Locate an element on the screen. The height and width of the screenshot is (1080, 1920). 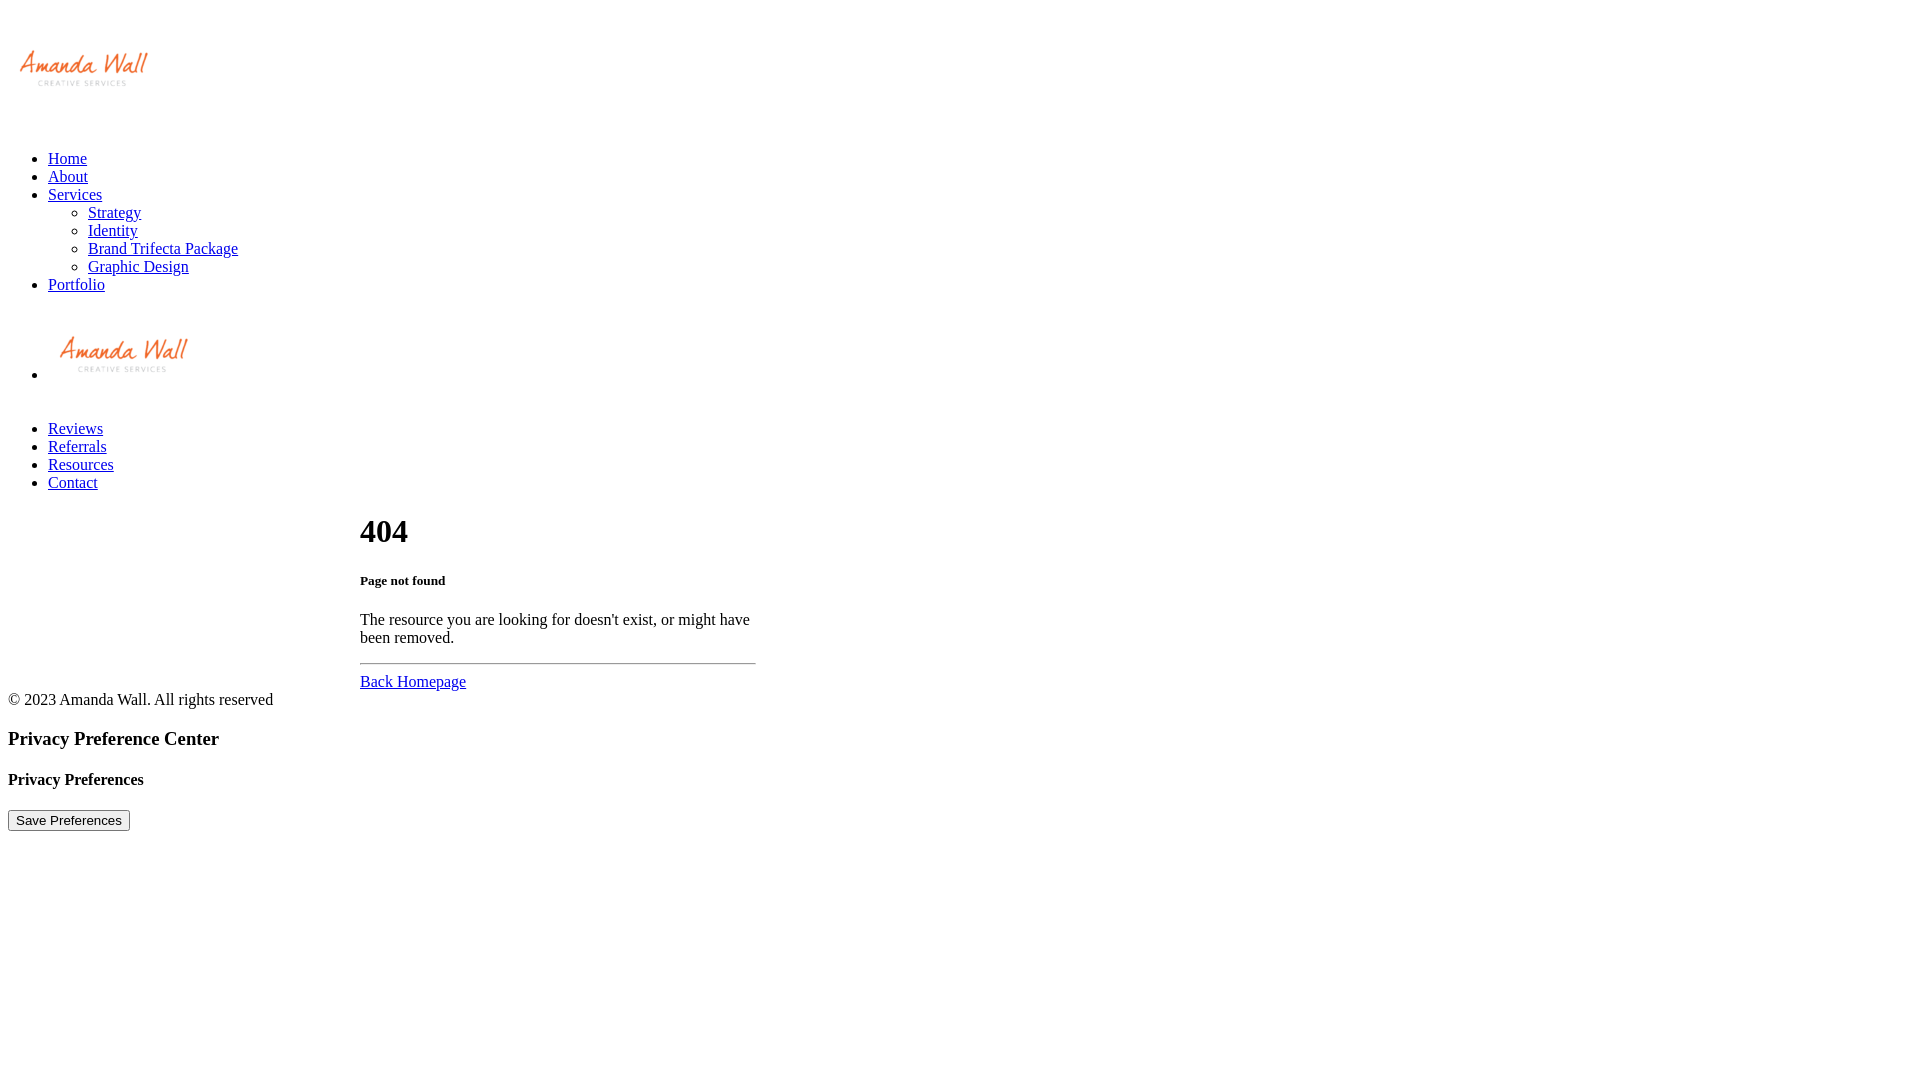
'Referrals' is located at coordinates (77, 445).